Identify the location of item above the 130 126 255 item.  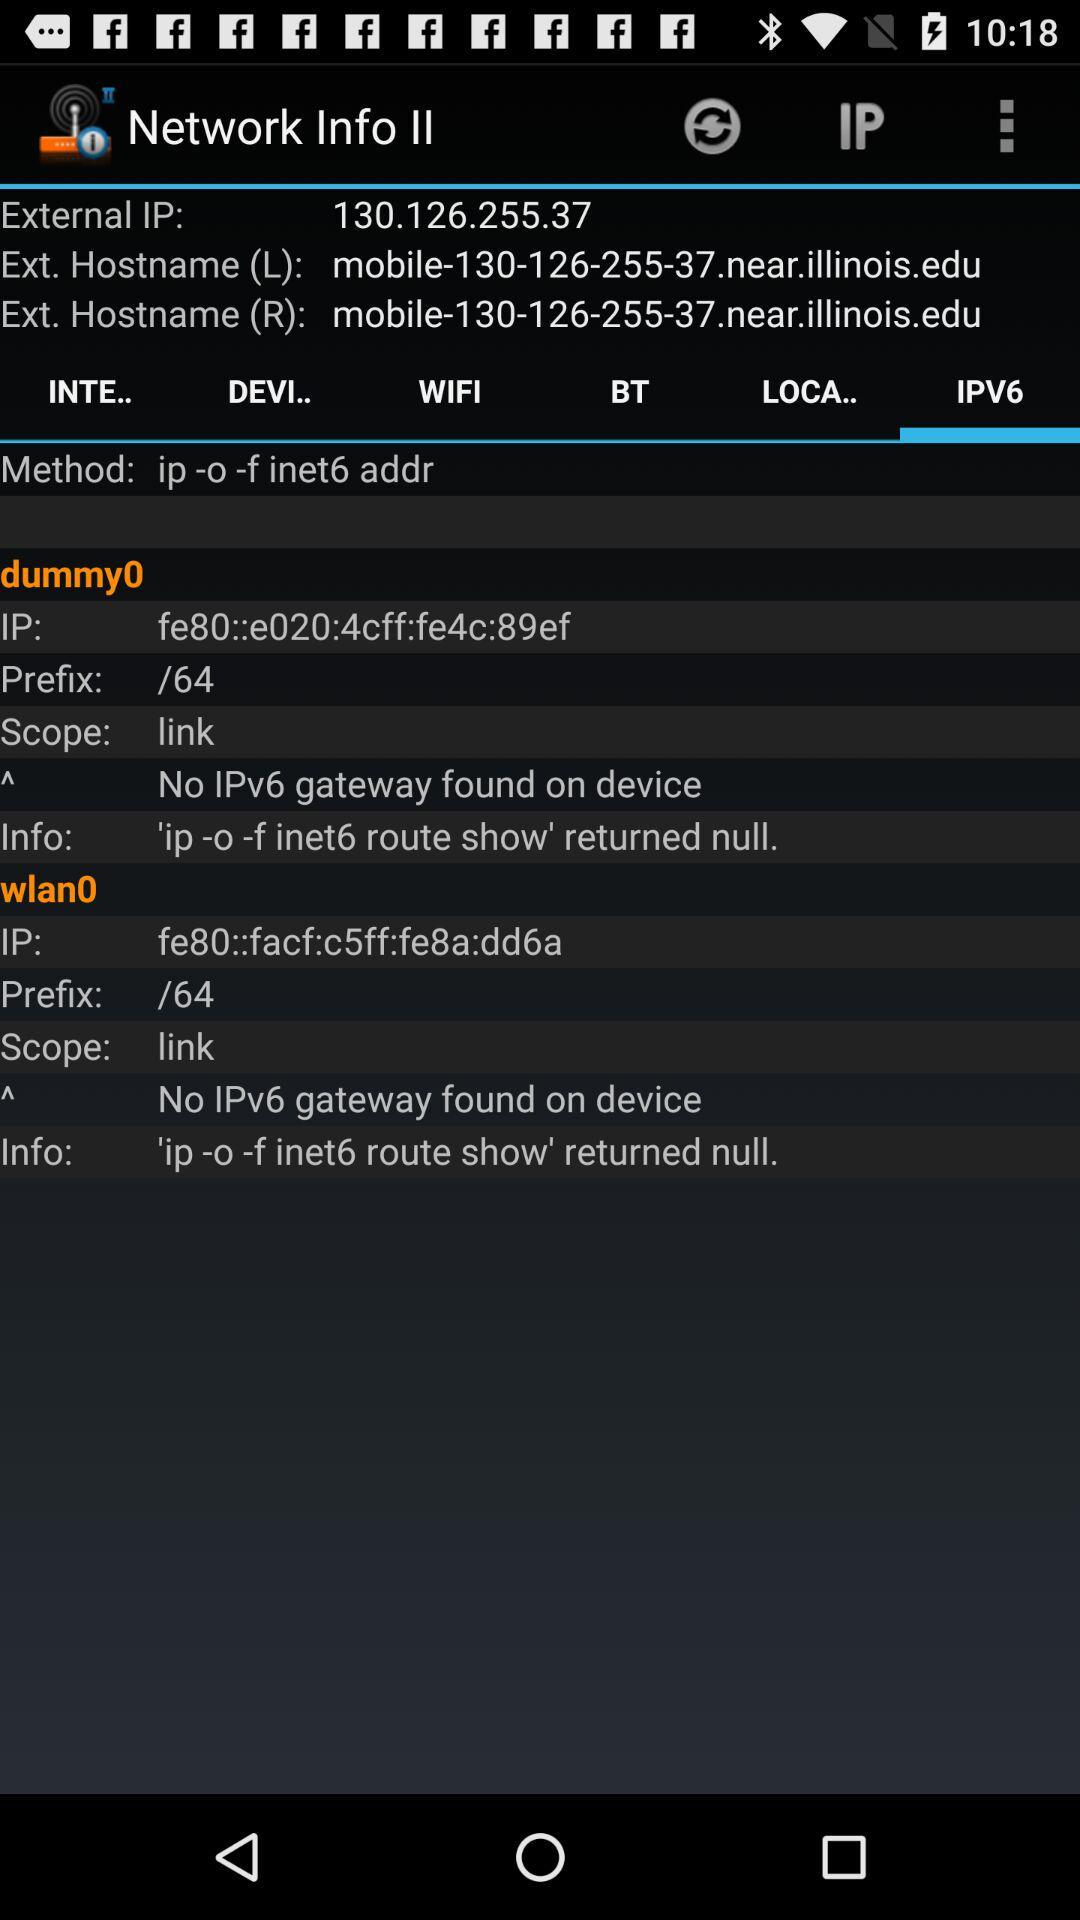
(858, 124).